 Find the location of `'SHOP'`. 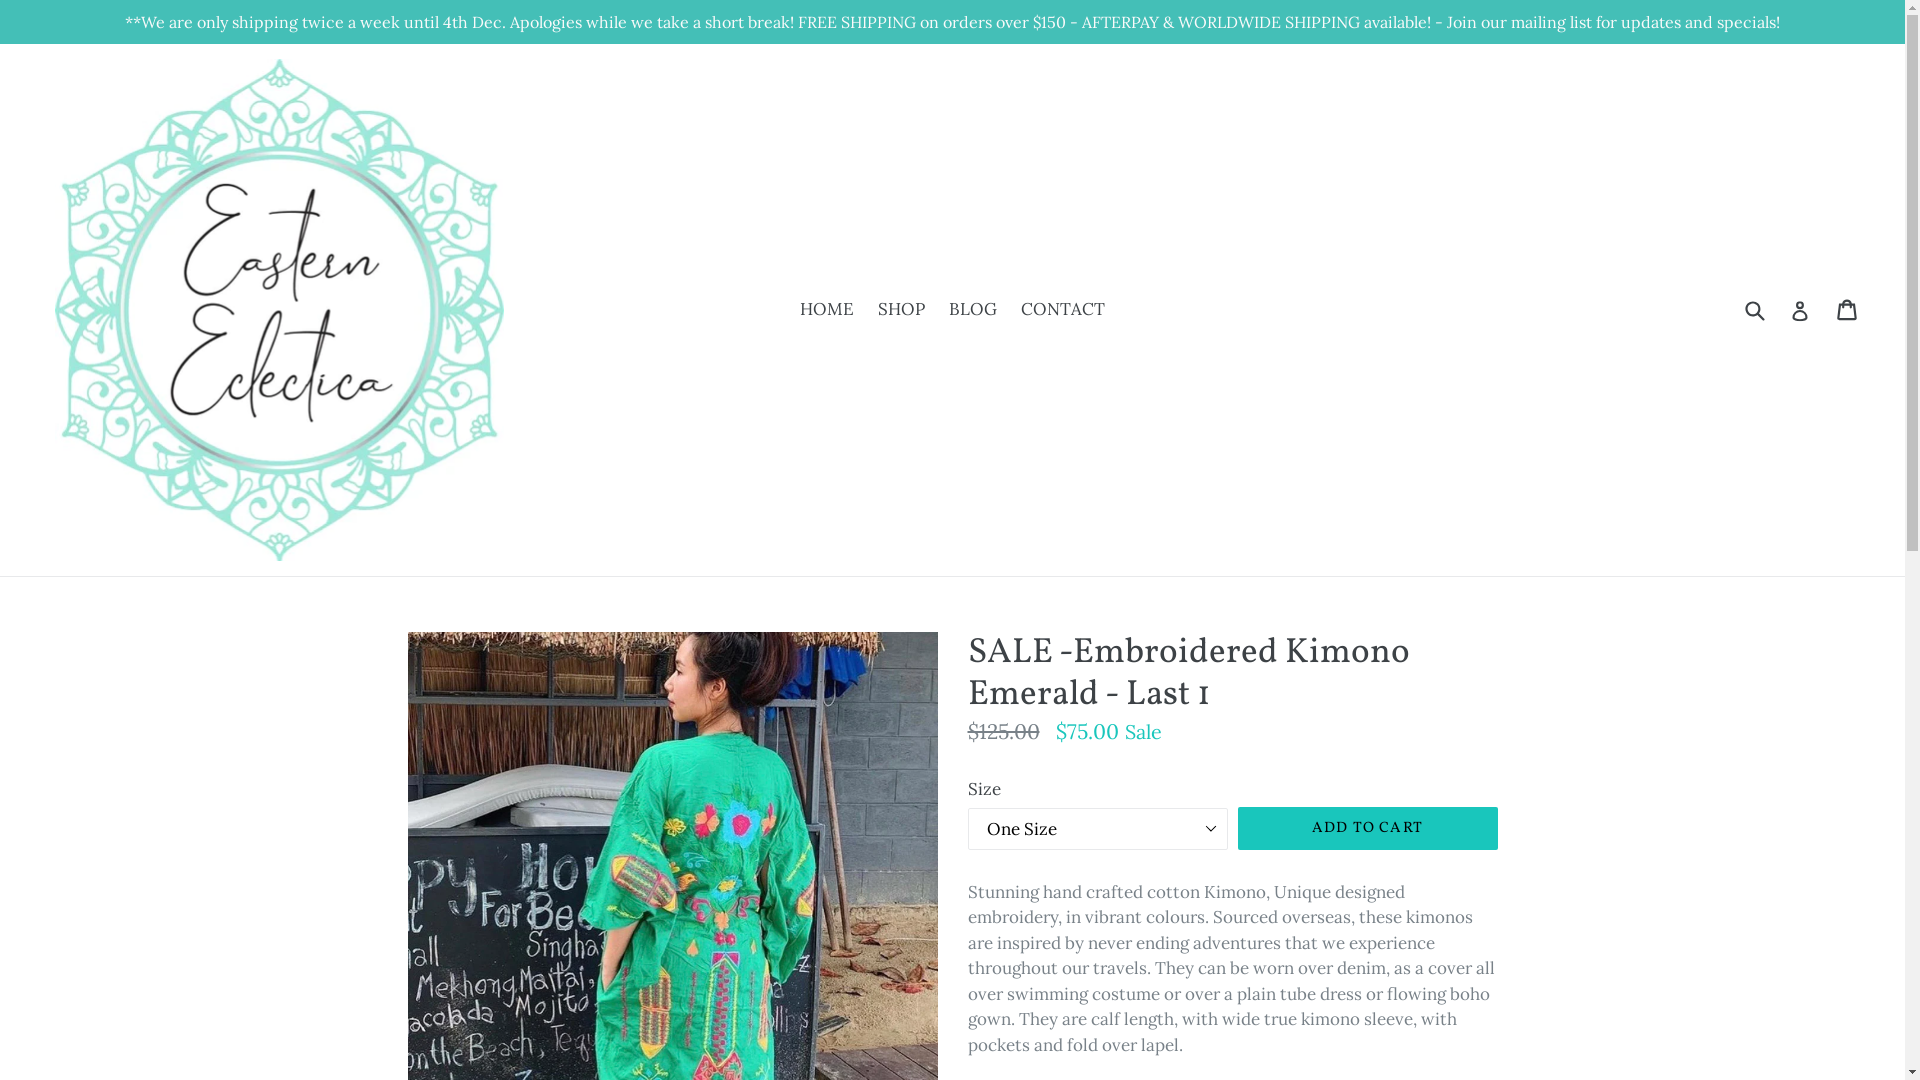

'SHOP' is located at coordinates (900, 309).